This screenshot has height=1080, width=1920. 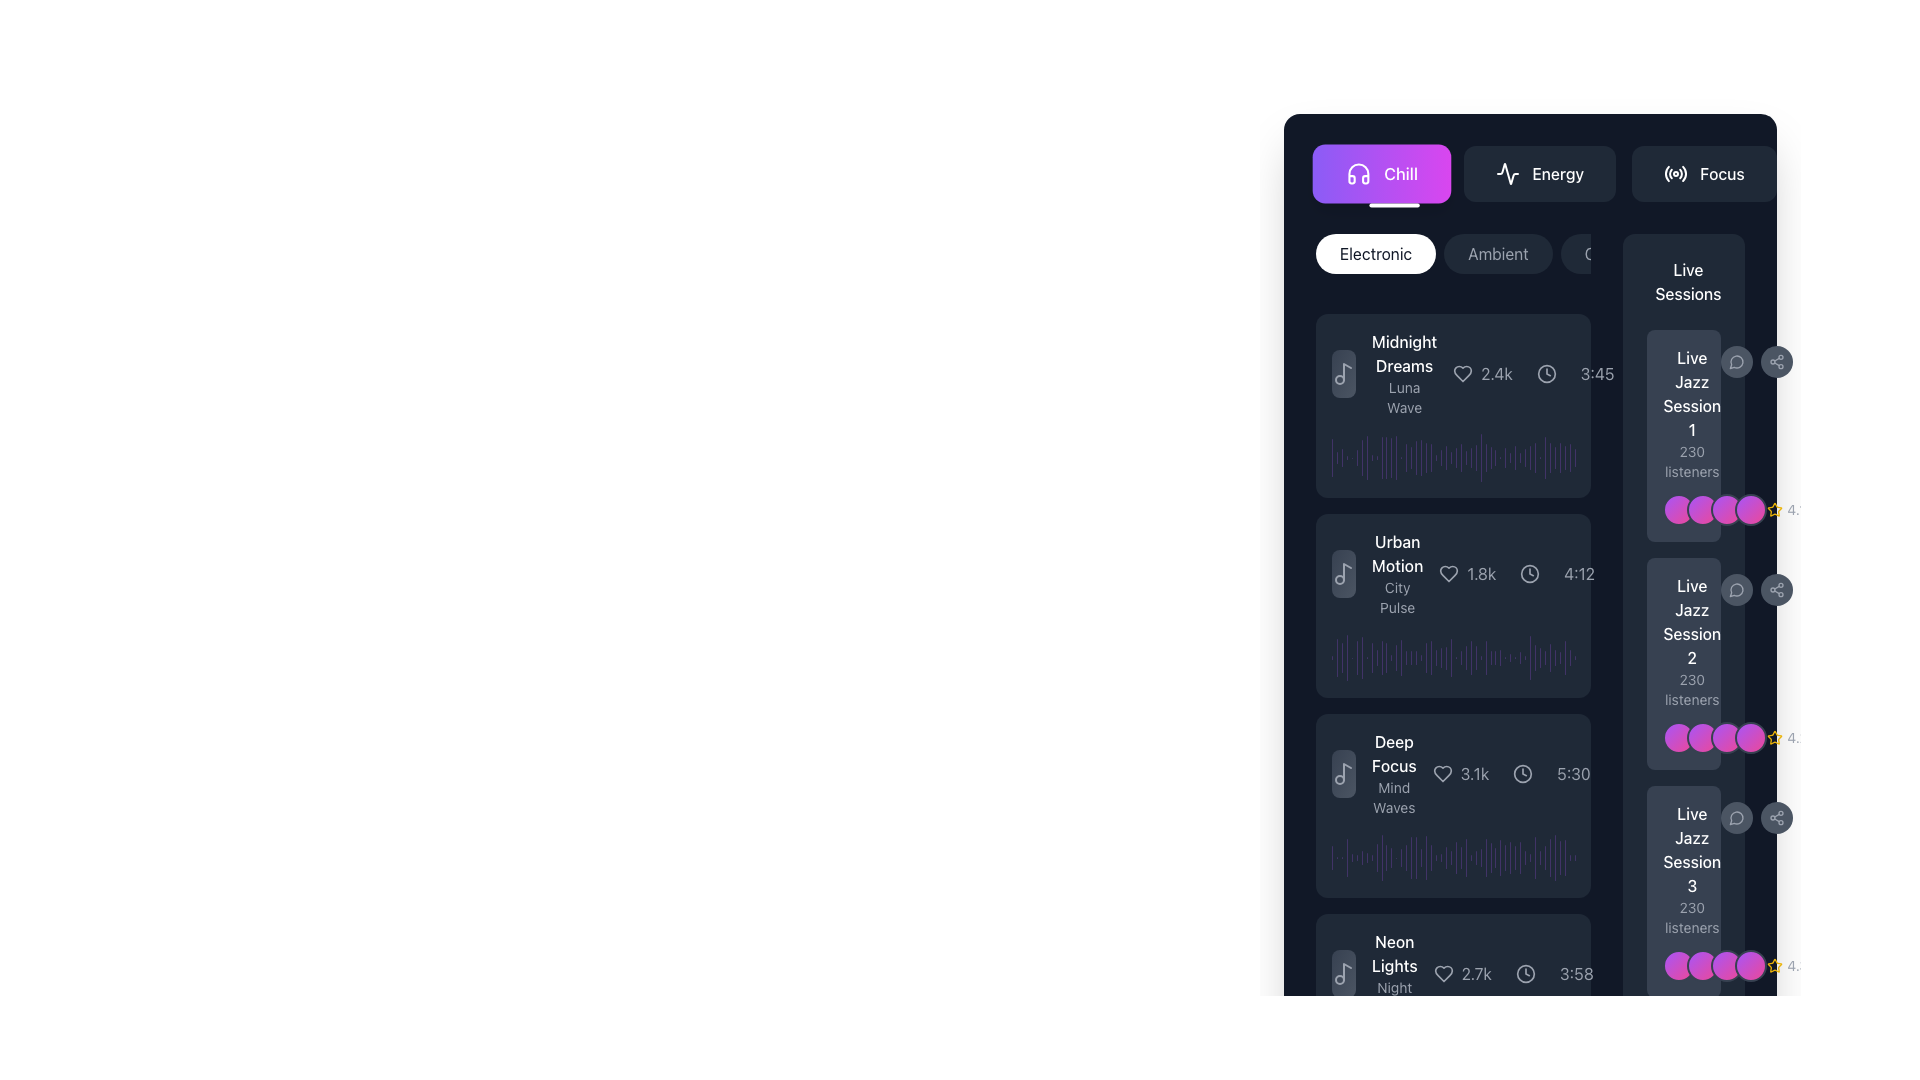 I want to click on the share icon button for the 'Live Jazz Session 3', so click(x=1777, y=817).